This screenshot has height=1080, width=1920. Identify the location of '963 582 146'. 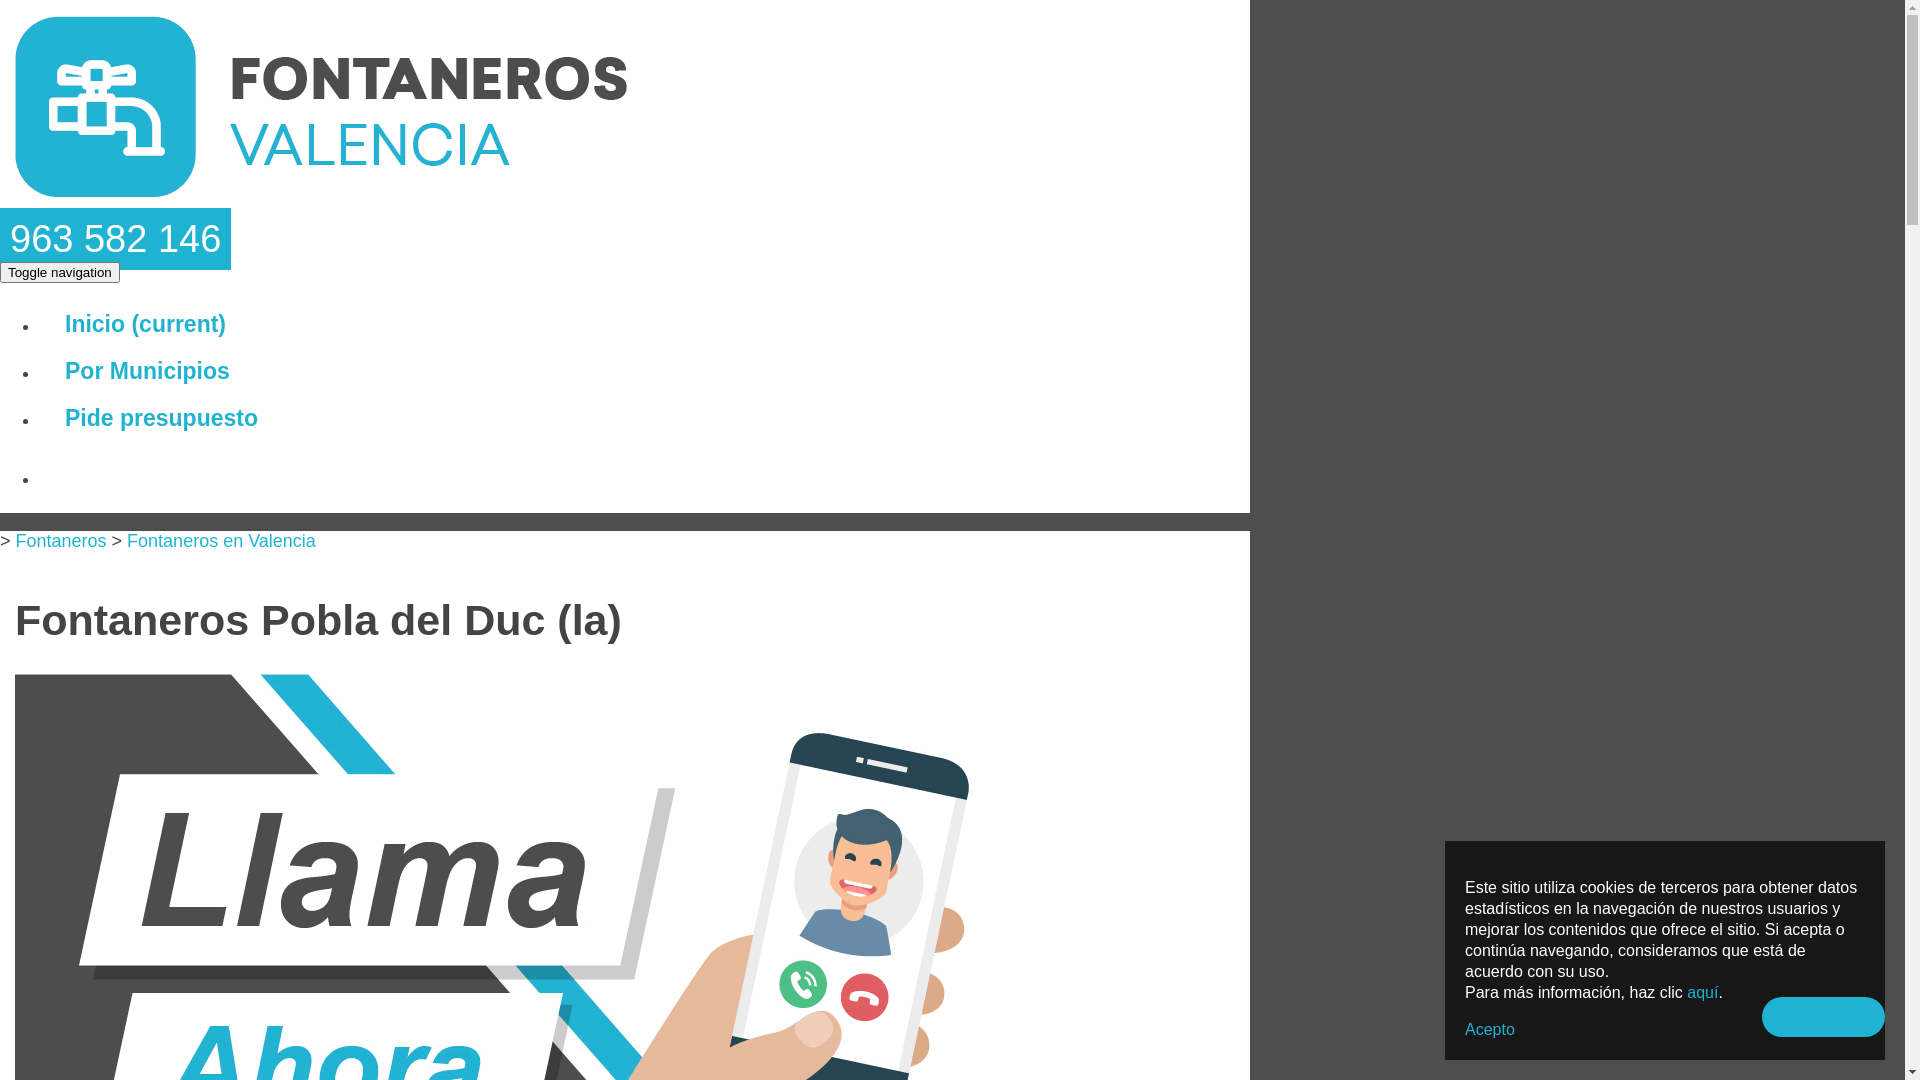
(114, 238).